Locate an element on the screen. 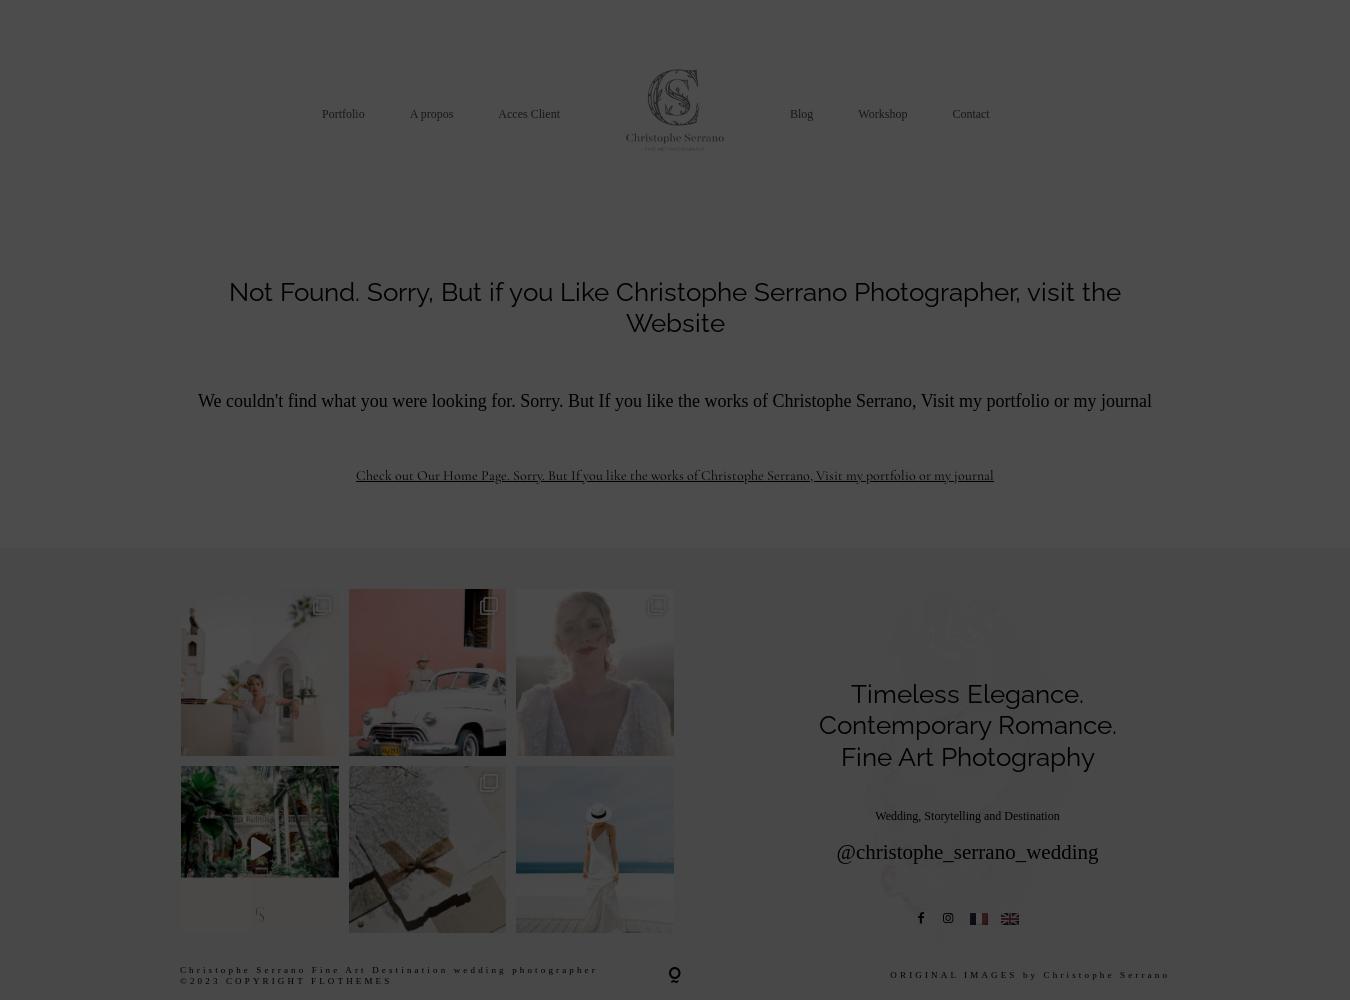 This screenshot has height=1000, width=1350. 'Workshop' is located at coordinates (882, 112).